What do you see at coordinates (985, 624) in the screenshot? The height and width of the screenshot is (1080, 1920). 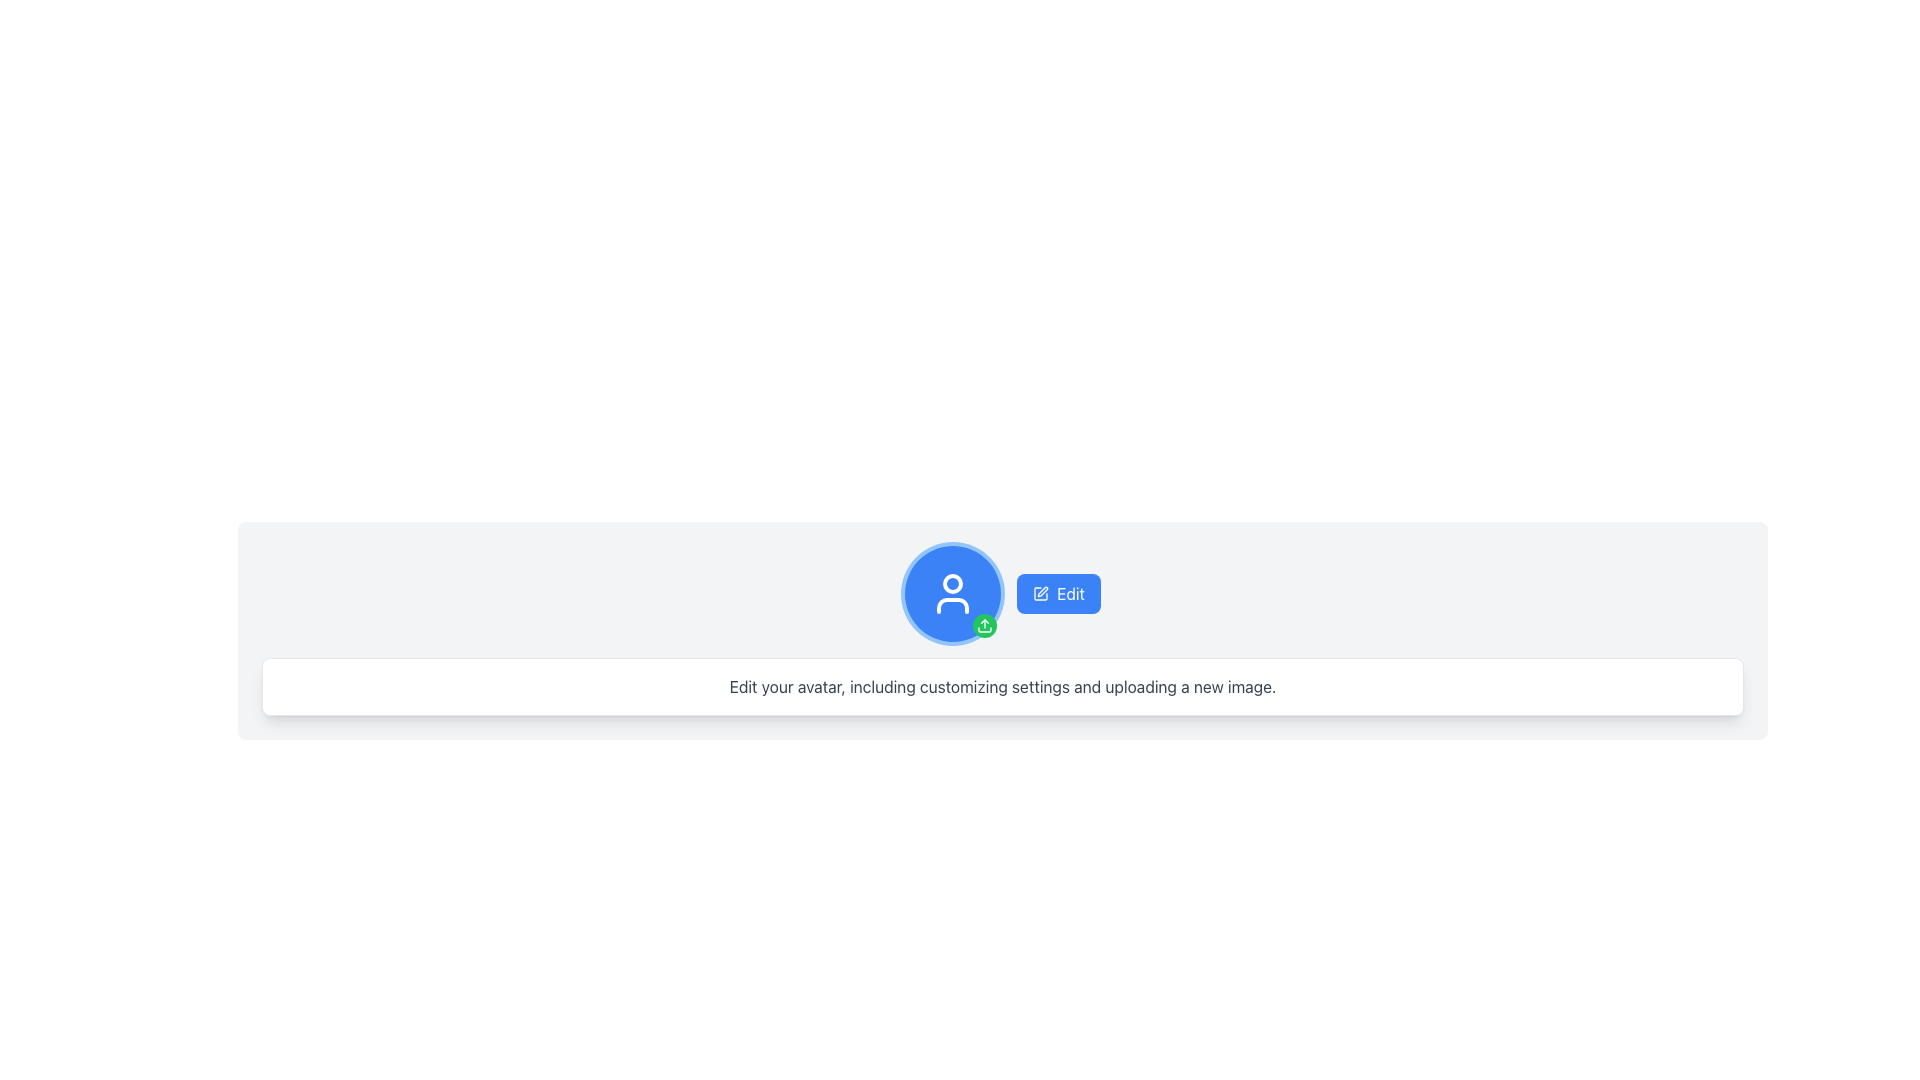 I see `the button located at the bottom-right of the circular profile icon` at bounding box center [985, 624].